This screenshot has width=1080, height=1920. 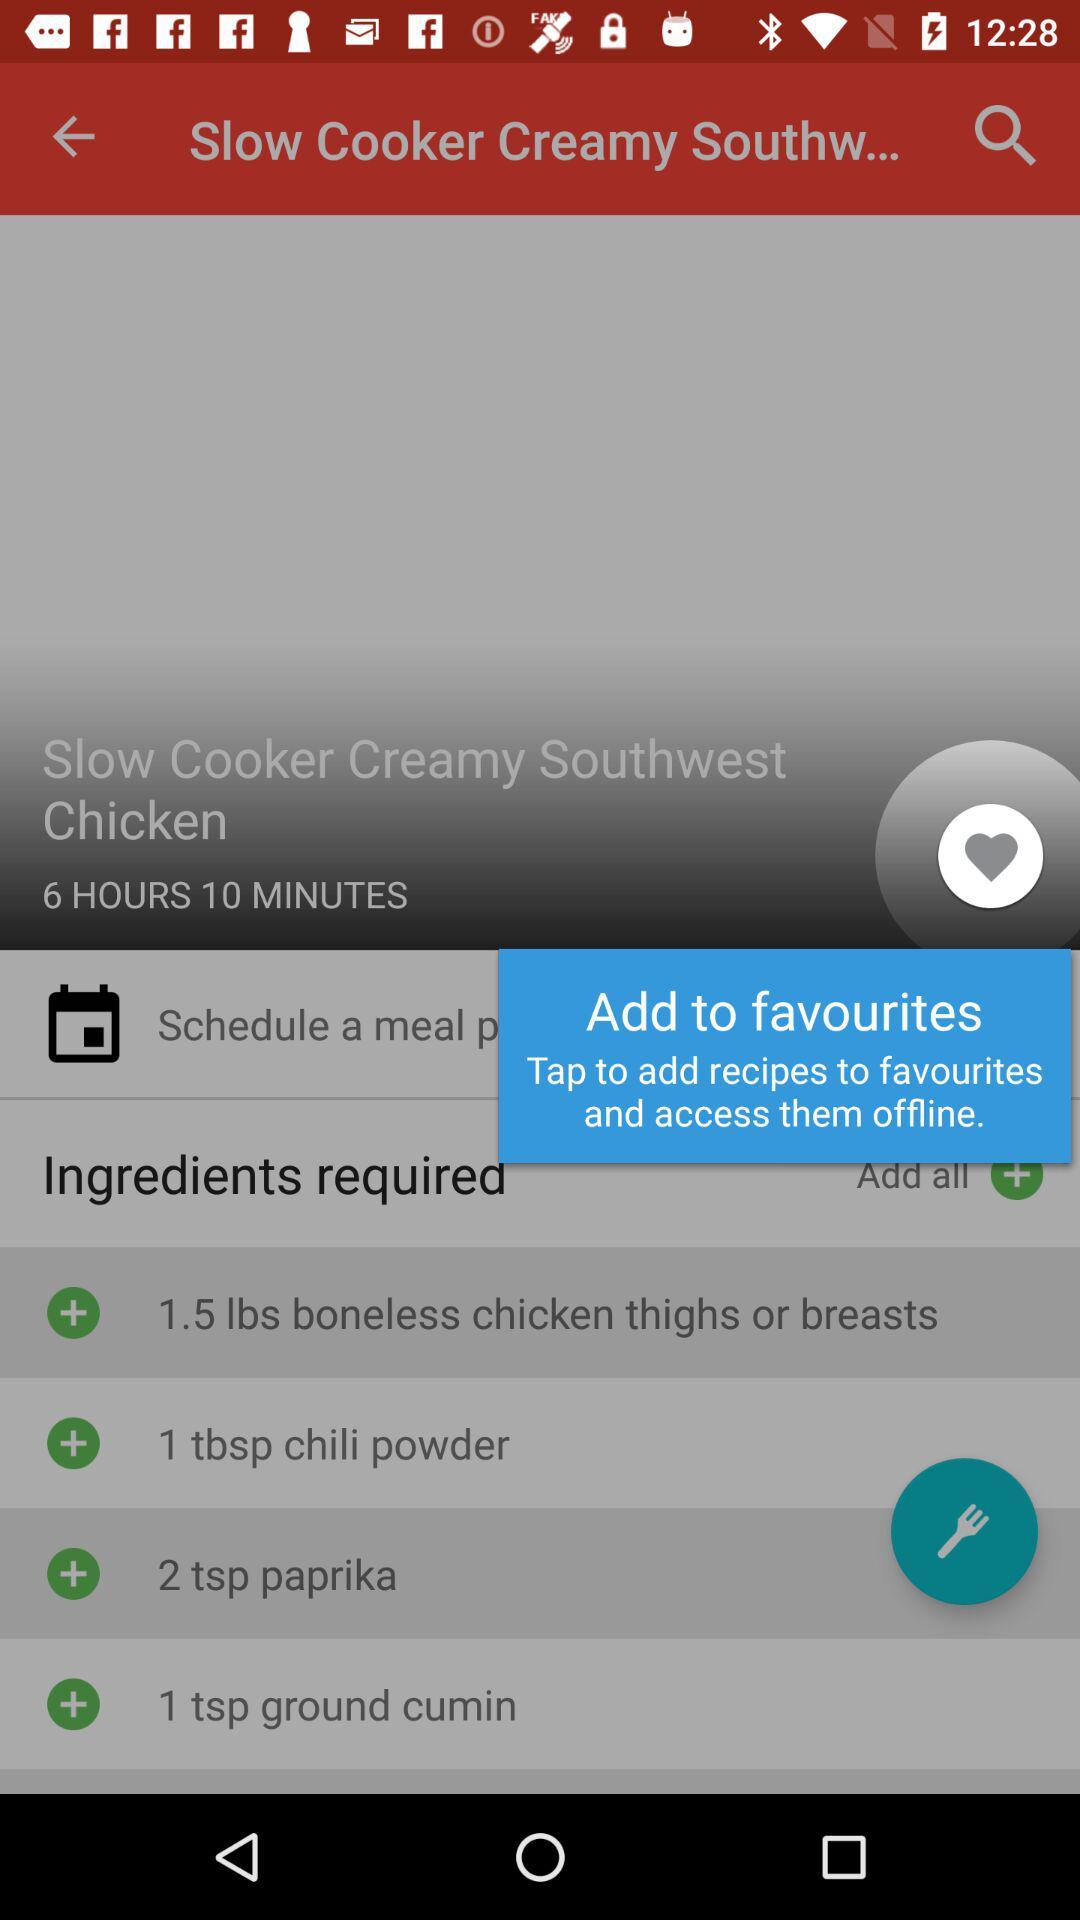 I want to click on a recipe, so click(x=963, y=1530).